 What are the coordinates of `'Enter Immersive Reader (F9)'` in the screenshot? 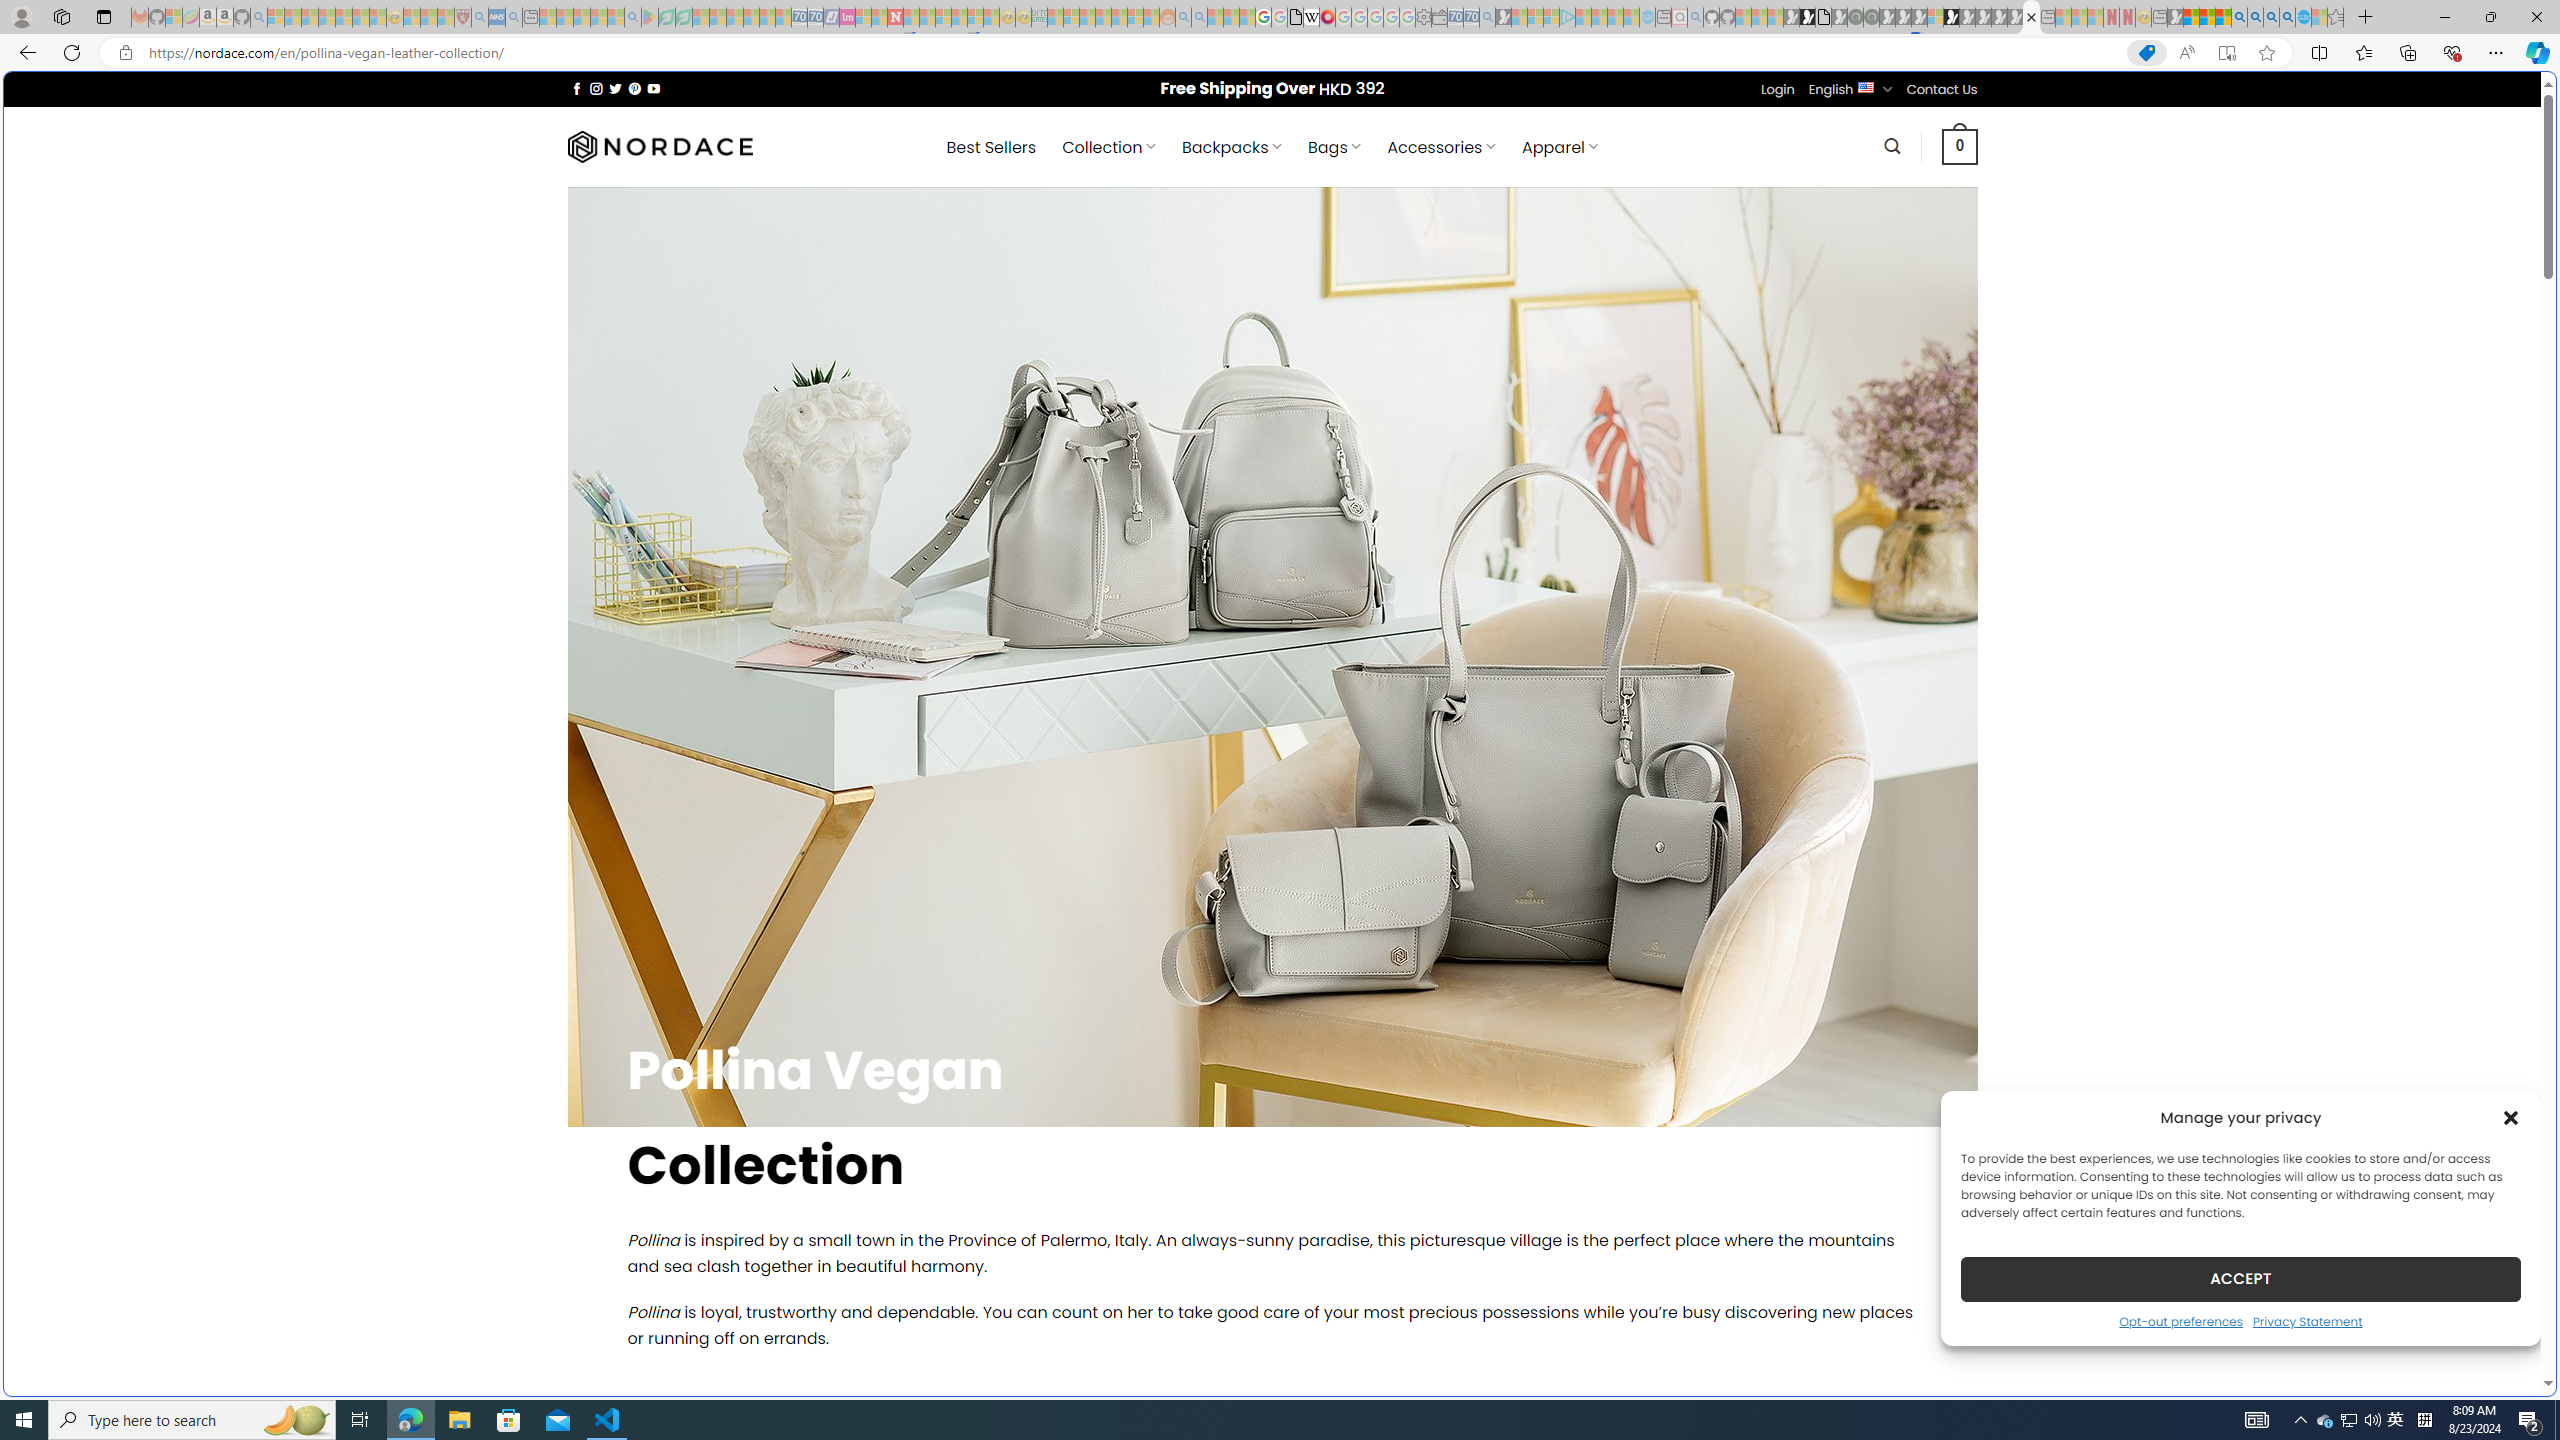 It's located at (2226, 53).